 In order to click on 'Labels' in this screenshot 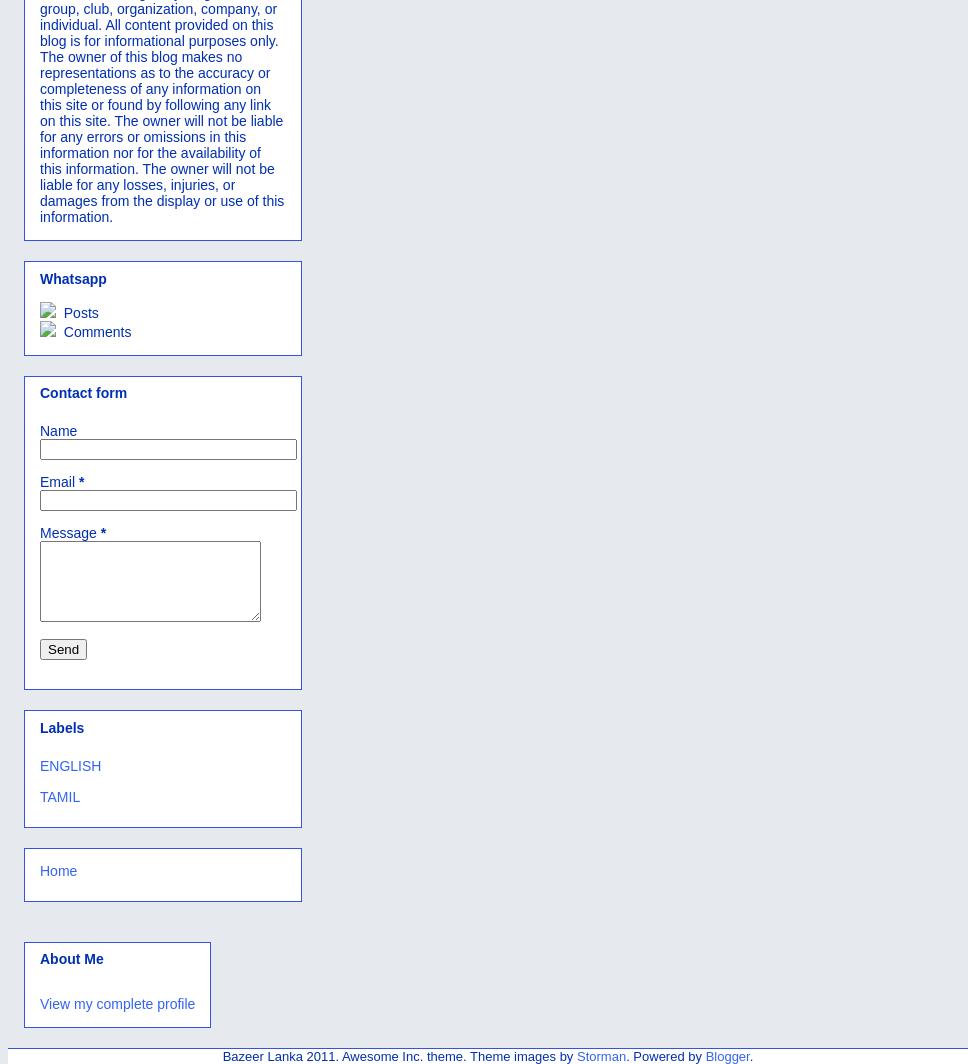, I will do `click(60, 727)`.